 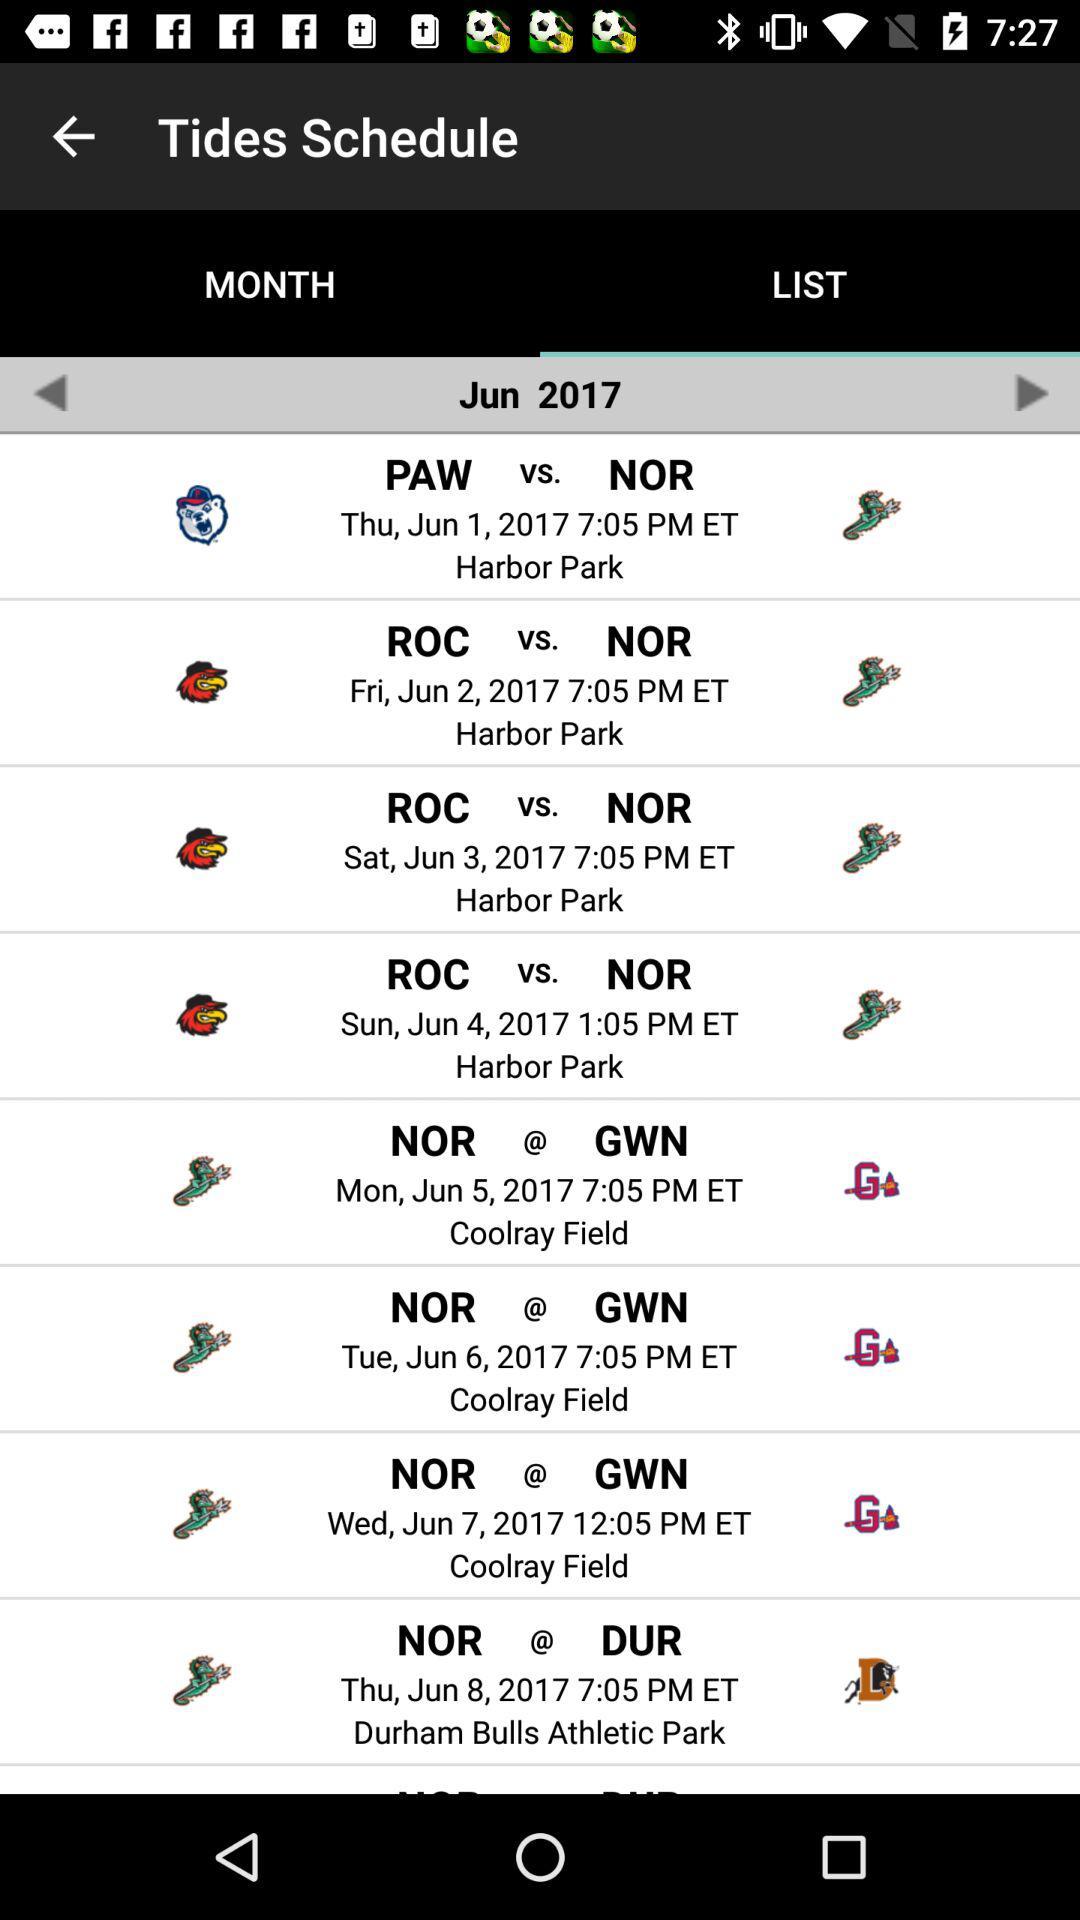 I want to click on item next to gwn, so click(x=534, y=1138).